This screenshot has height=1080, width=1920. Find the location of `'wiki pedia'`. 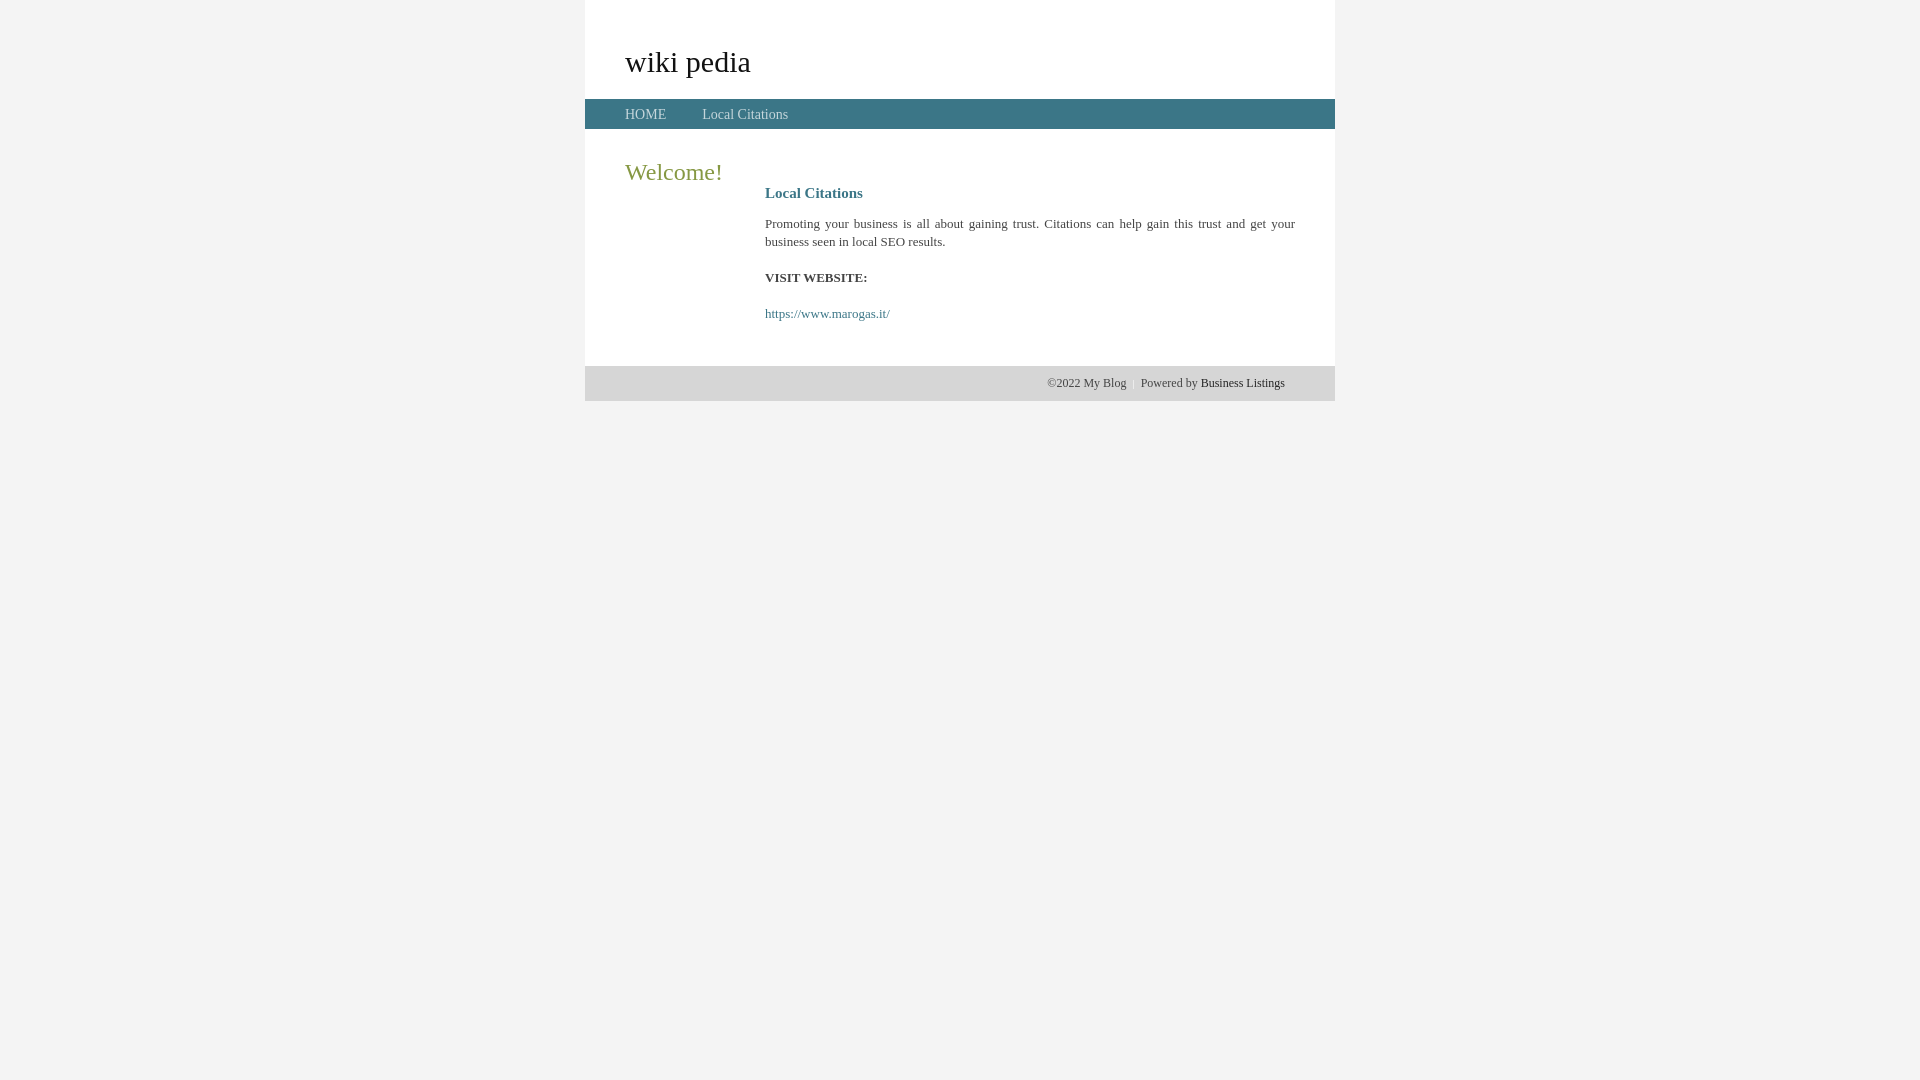

'wiki pedia' is located at coordinates (687, 60).